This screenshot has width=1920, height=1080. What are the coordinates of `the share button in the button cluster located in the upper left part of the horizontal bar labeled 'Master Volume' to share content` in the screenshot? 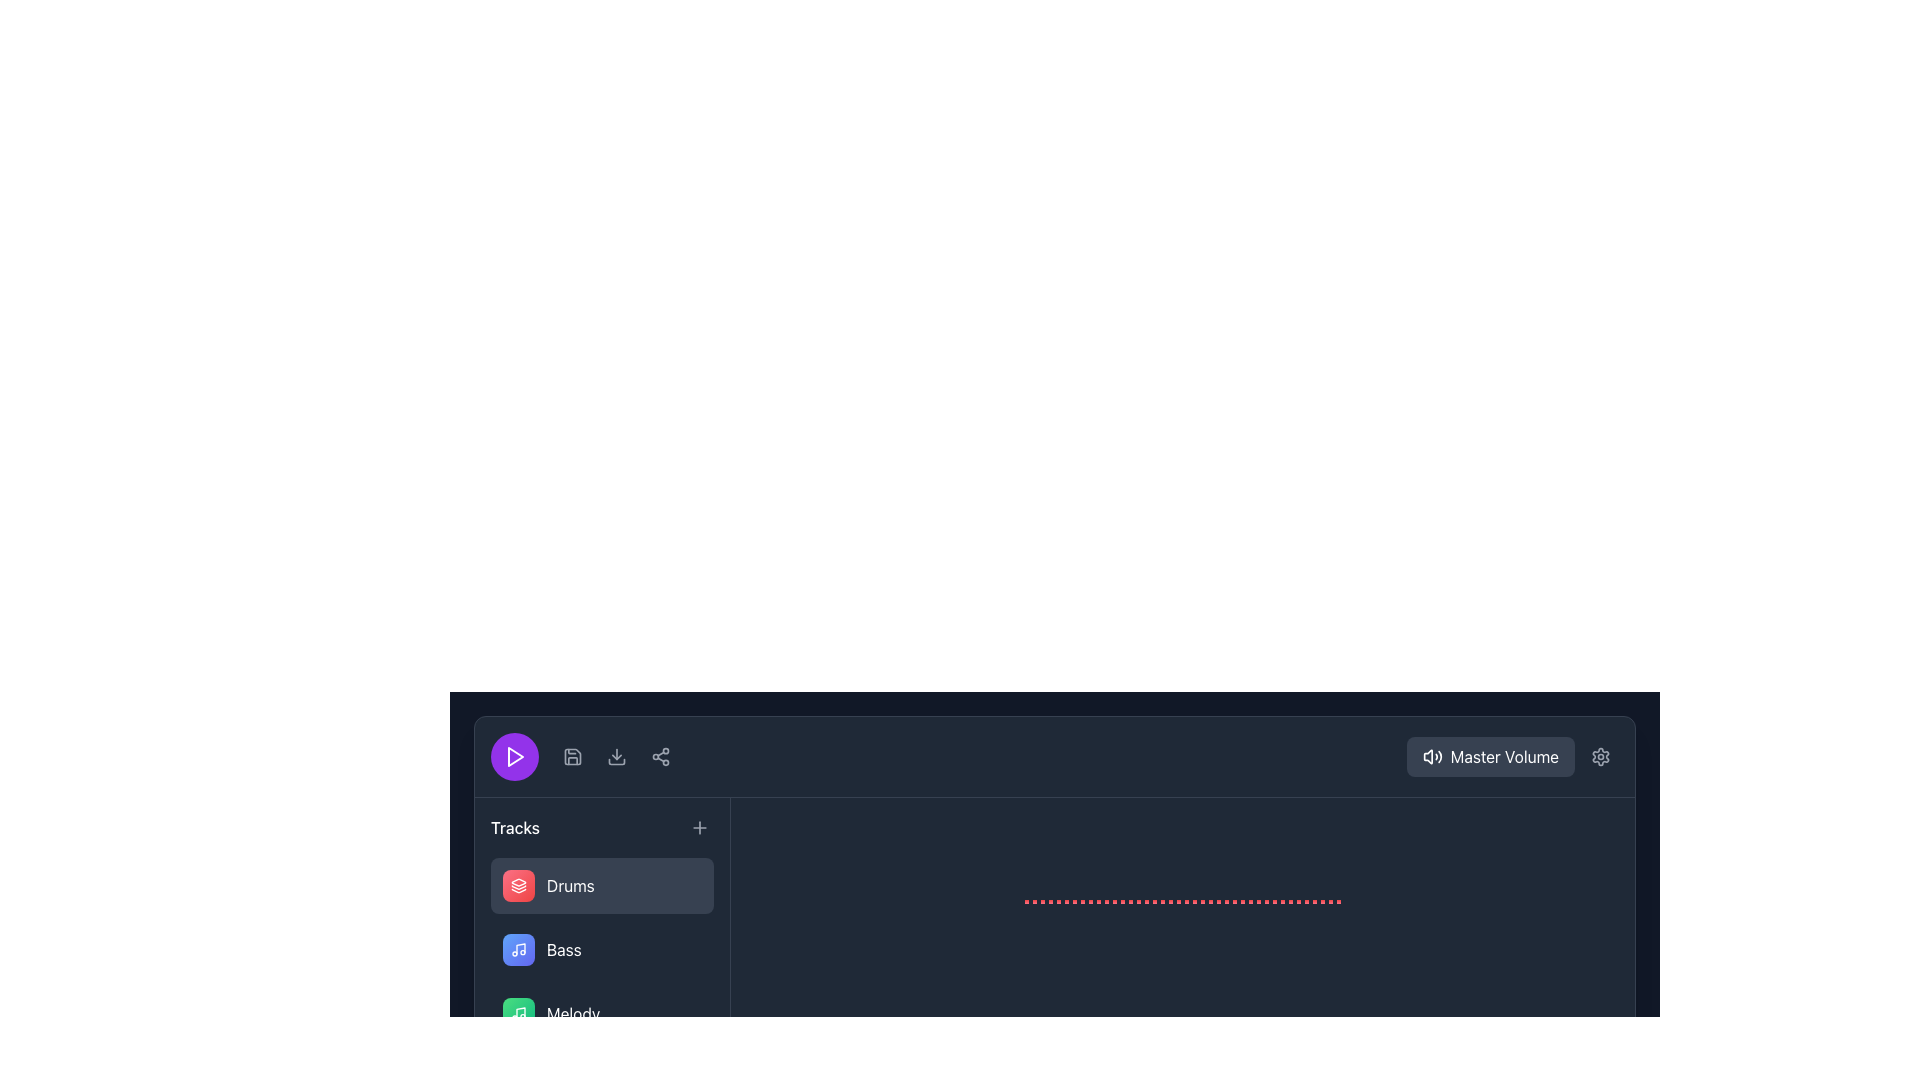 It's located at (584, 756).